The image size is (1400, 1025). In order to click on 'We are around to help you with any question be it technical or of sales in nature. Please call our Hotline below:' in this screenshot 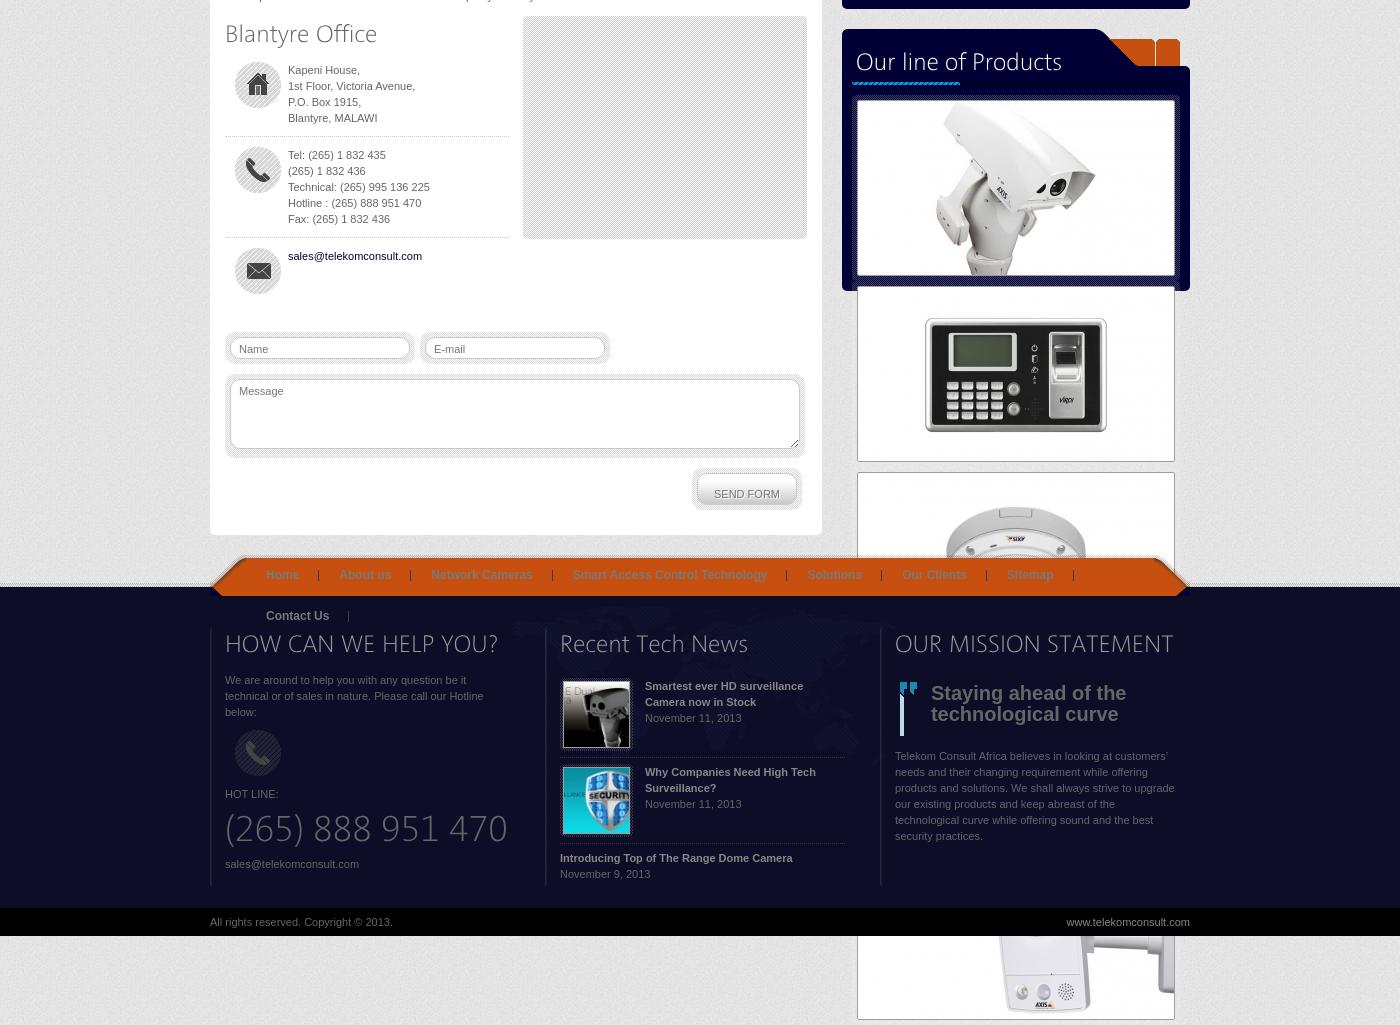, I will do `click(353, 695)`.